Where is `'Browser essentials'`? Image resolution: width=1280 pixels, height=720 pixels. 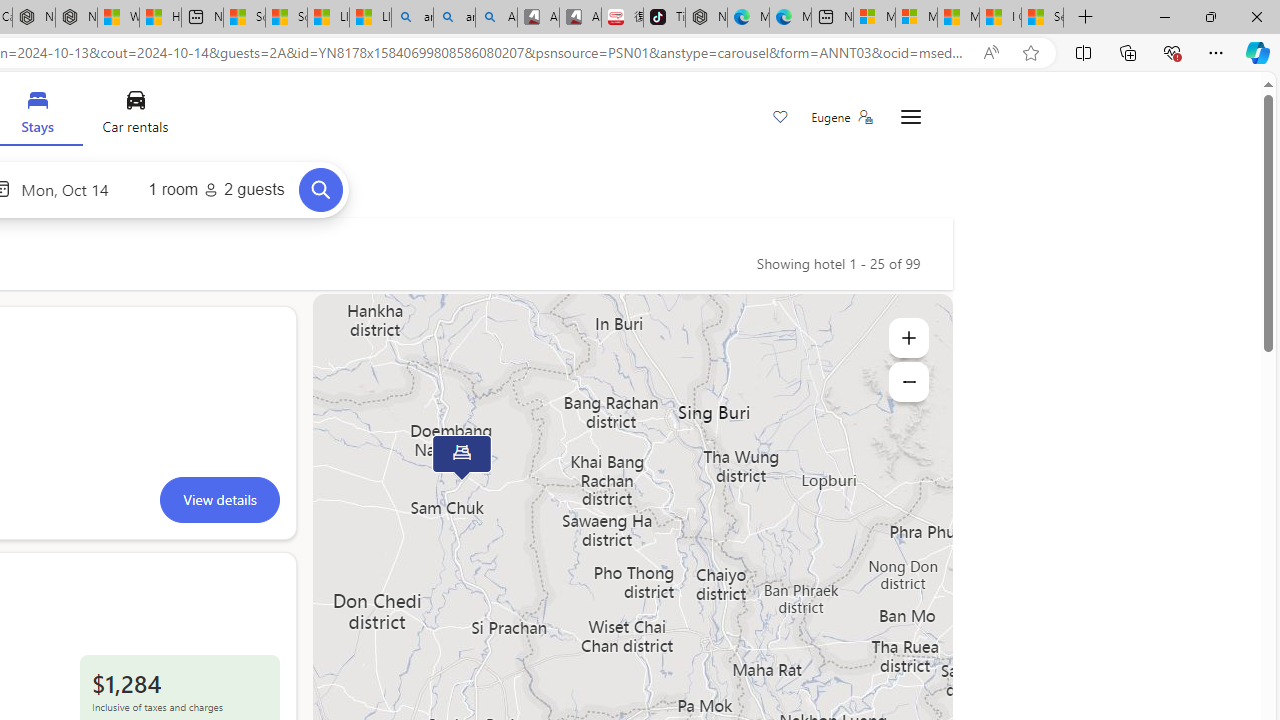 'Browser essentials' is located at coordinates (1171, 51).